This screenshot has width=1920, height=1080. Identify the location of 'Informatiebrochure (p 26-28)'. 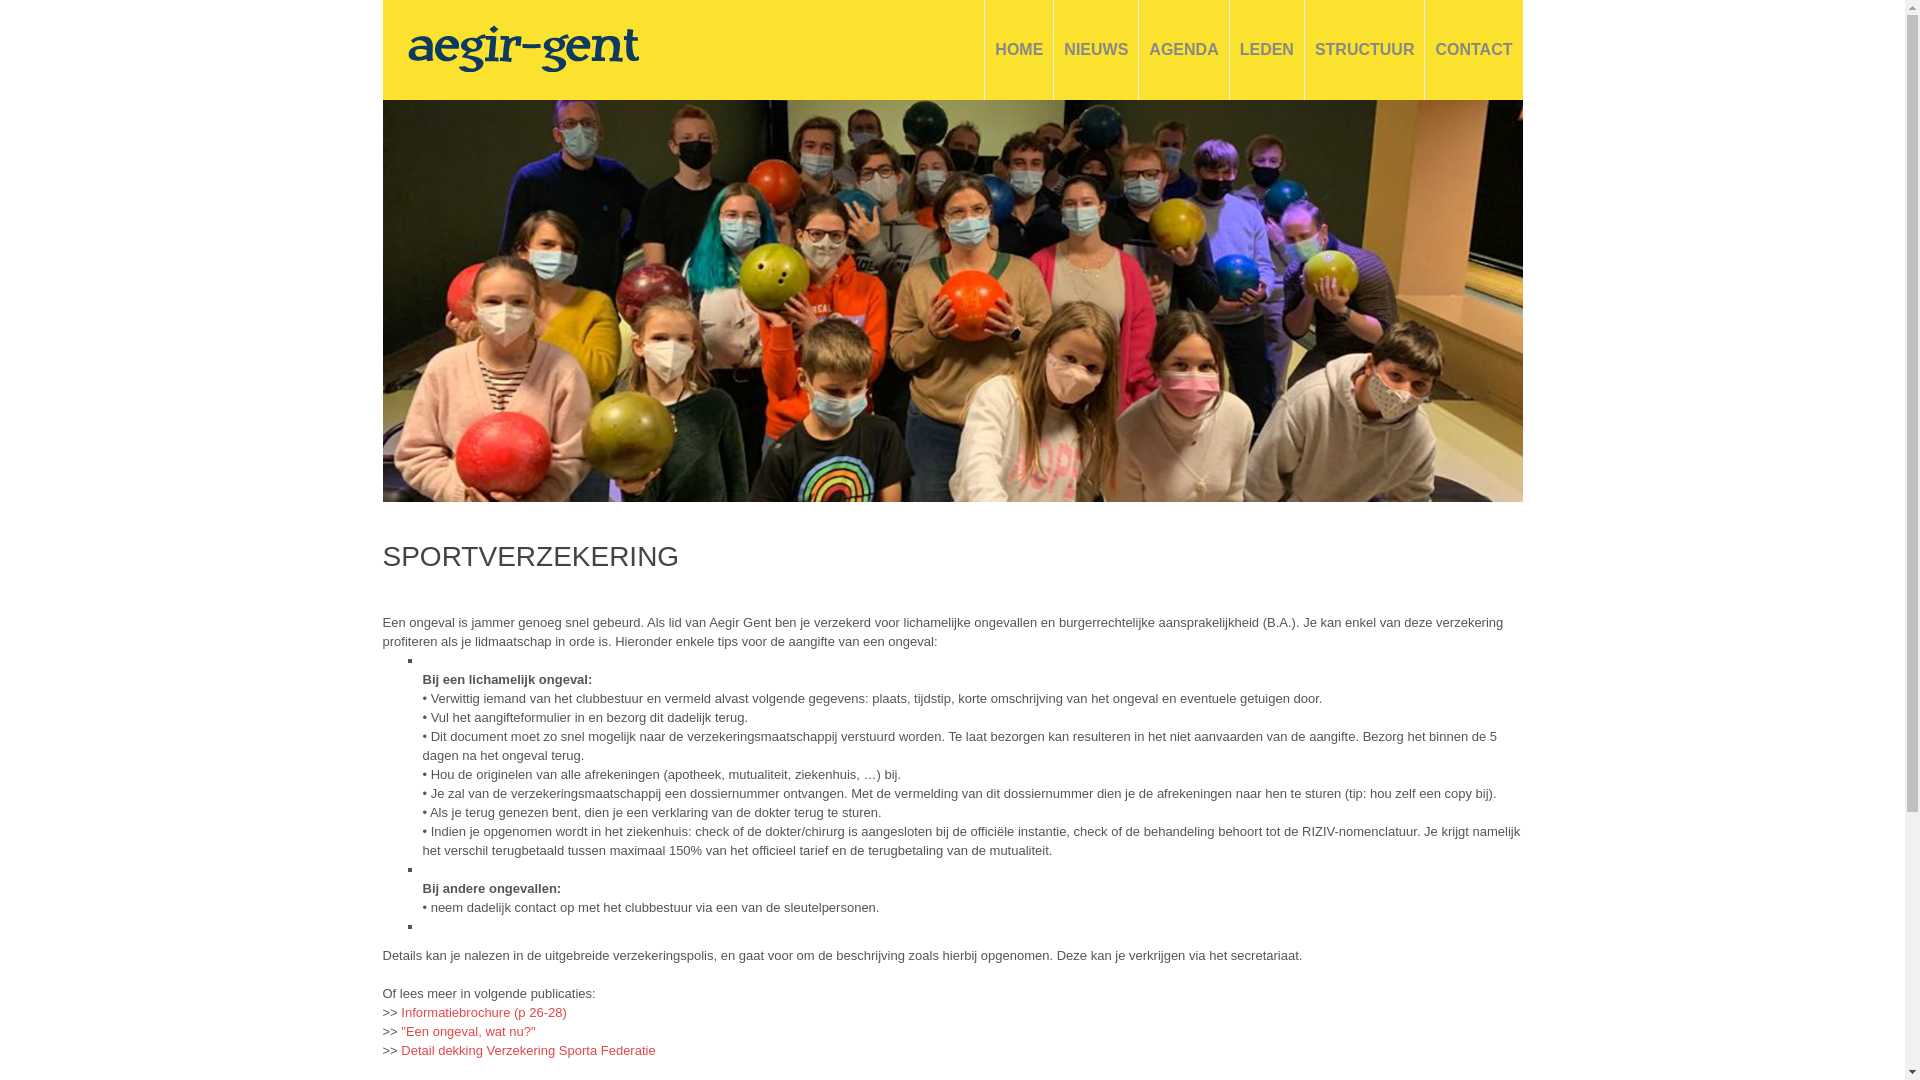
(482, 1012).